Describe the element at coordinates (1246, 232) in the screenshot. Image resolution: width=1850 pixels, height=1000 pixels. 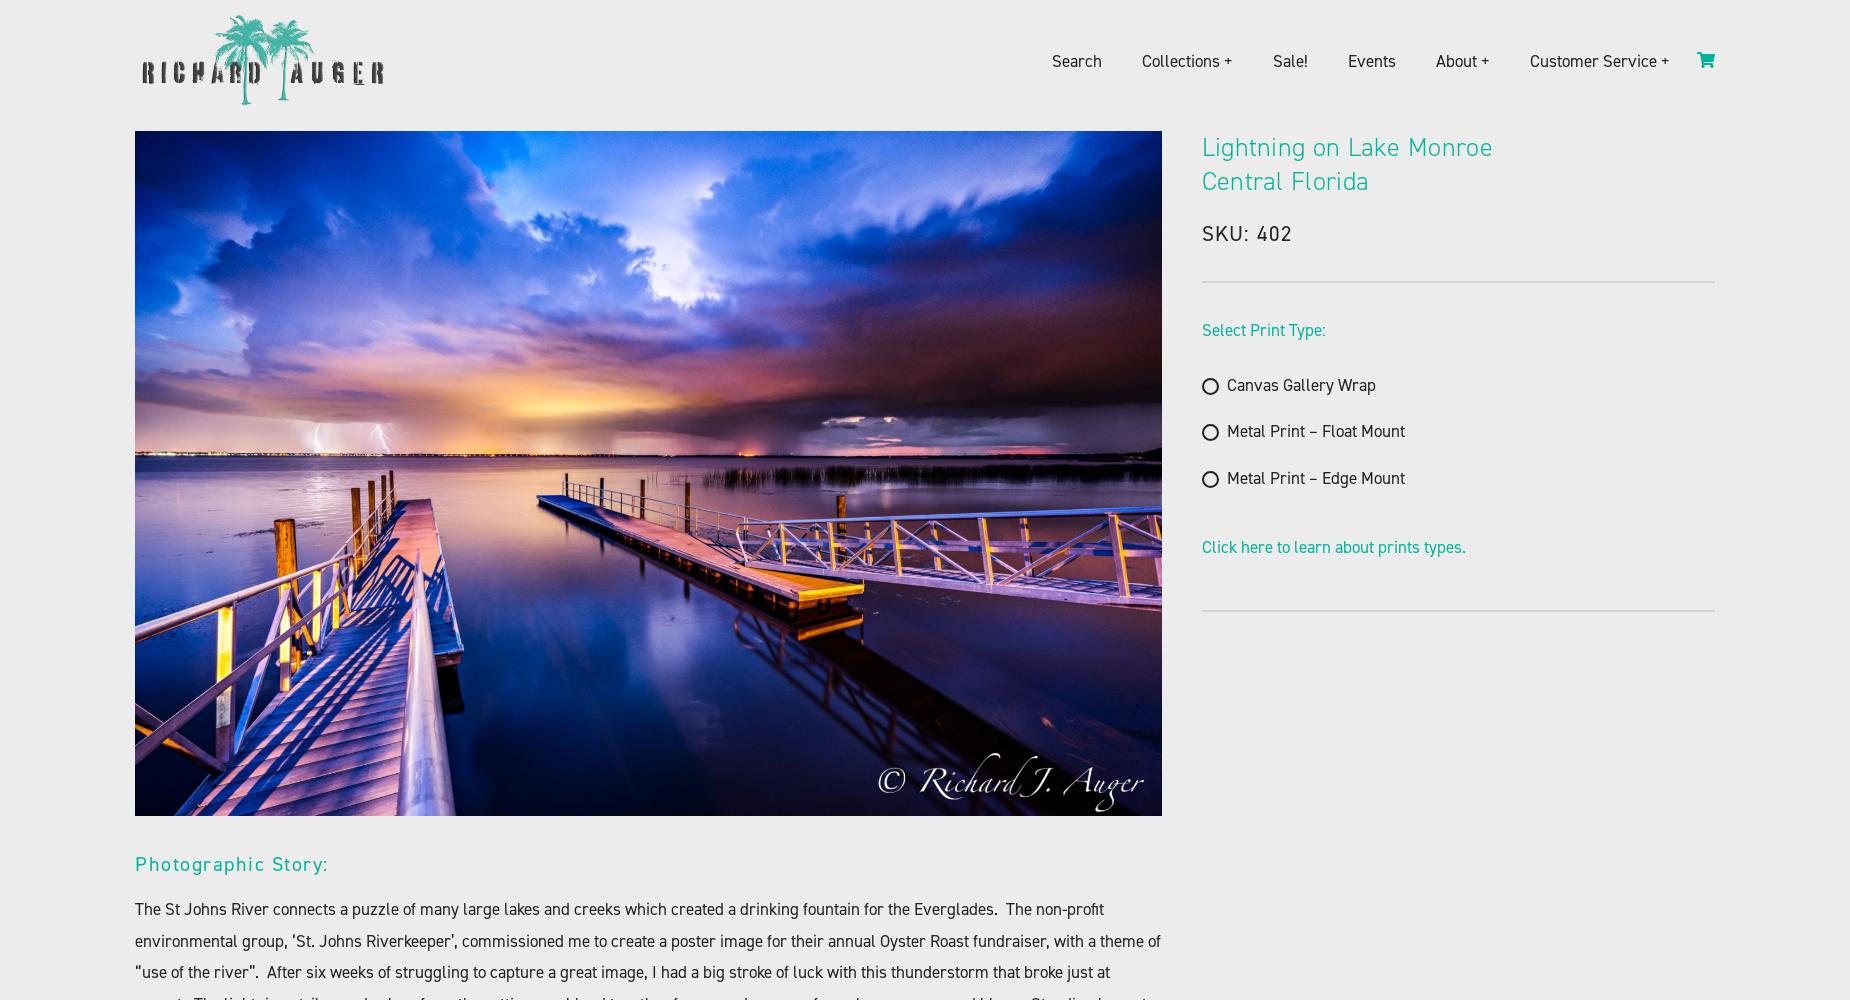
I see `'SKU: 402'` at that location.